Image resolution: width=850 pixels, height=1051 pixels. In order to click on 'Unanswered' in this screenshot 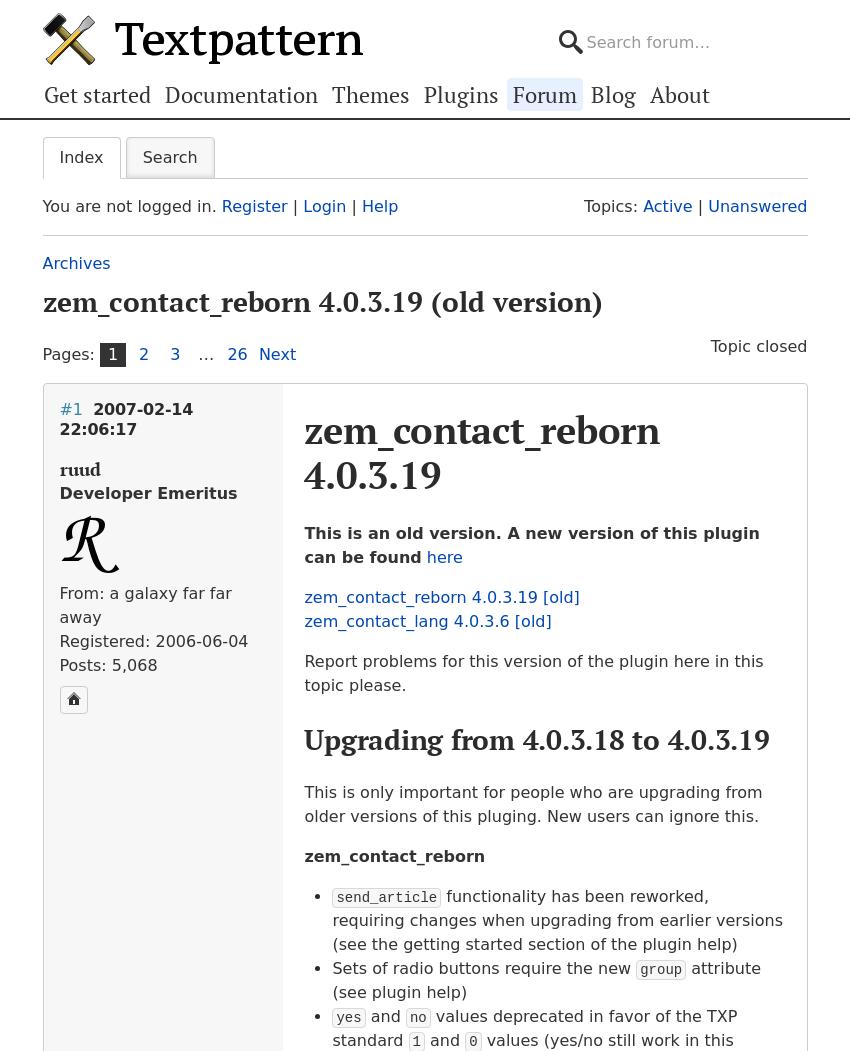, I will do `click(757, 205)`.